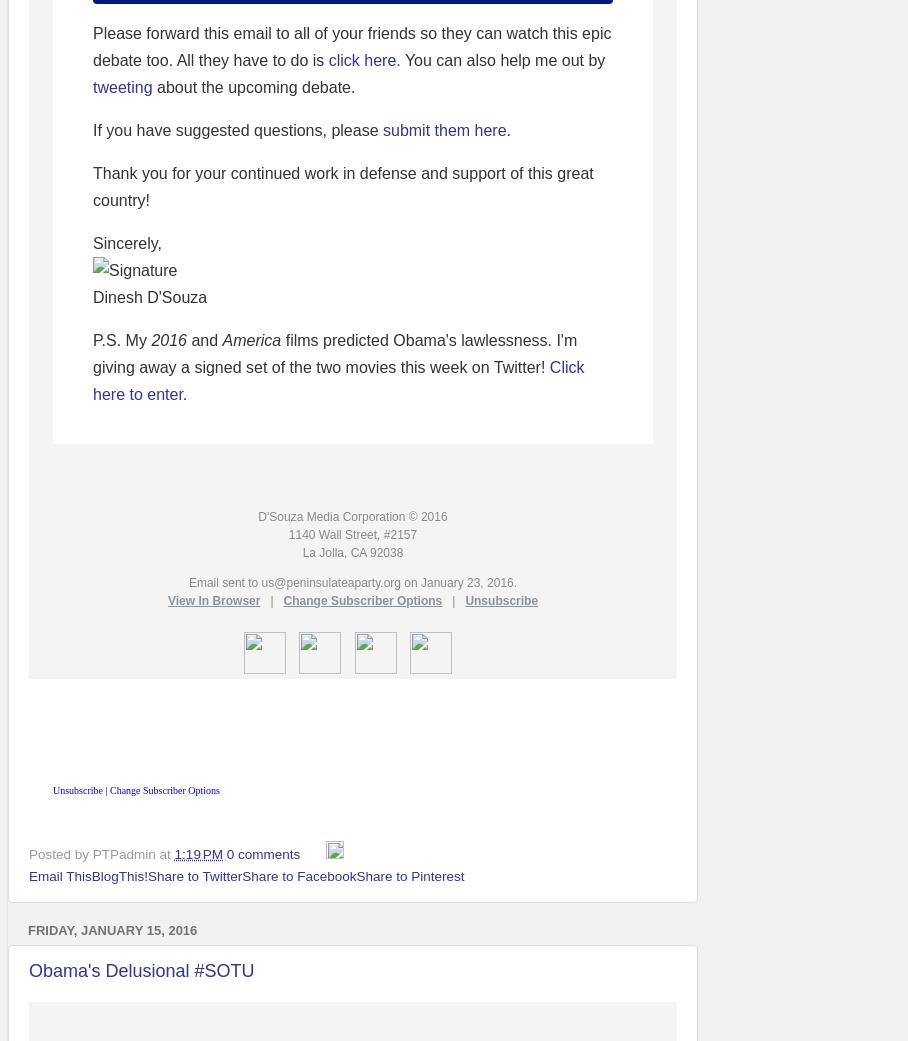 This screenshot has height=1041, width=908. What do you see at coordinates (122, 340) in the screenshot?
I see `'P.S. My'` at bounding box center [122, 340].